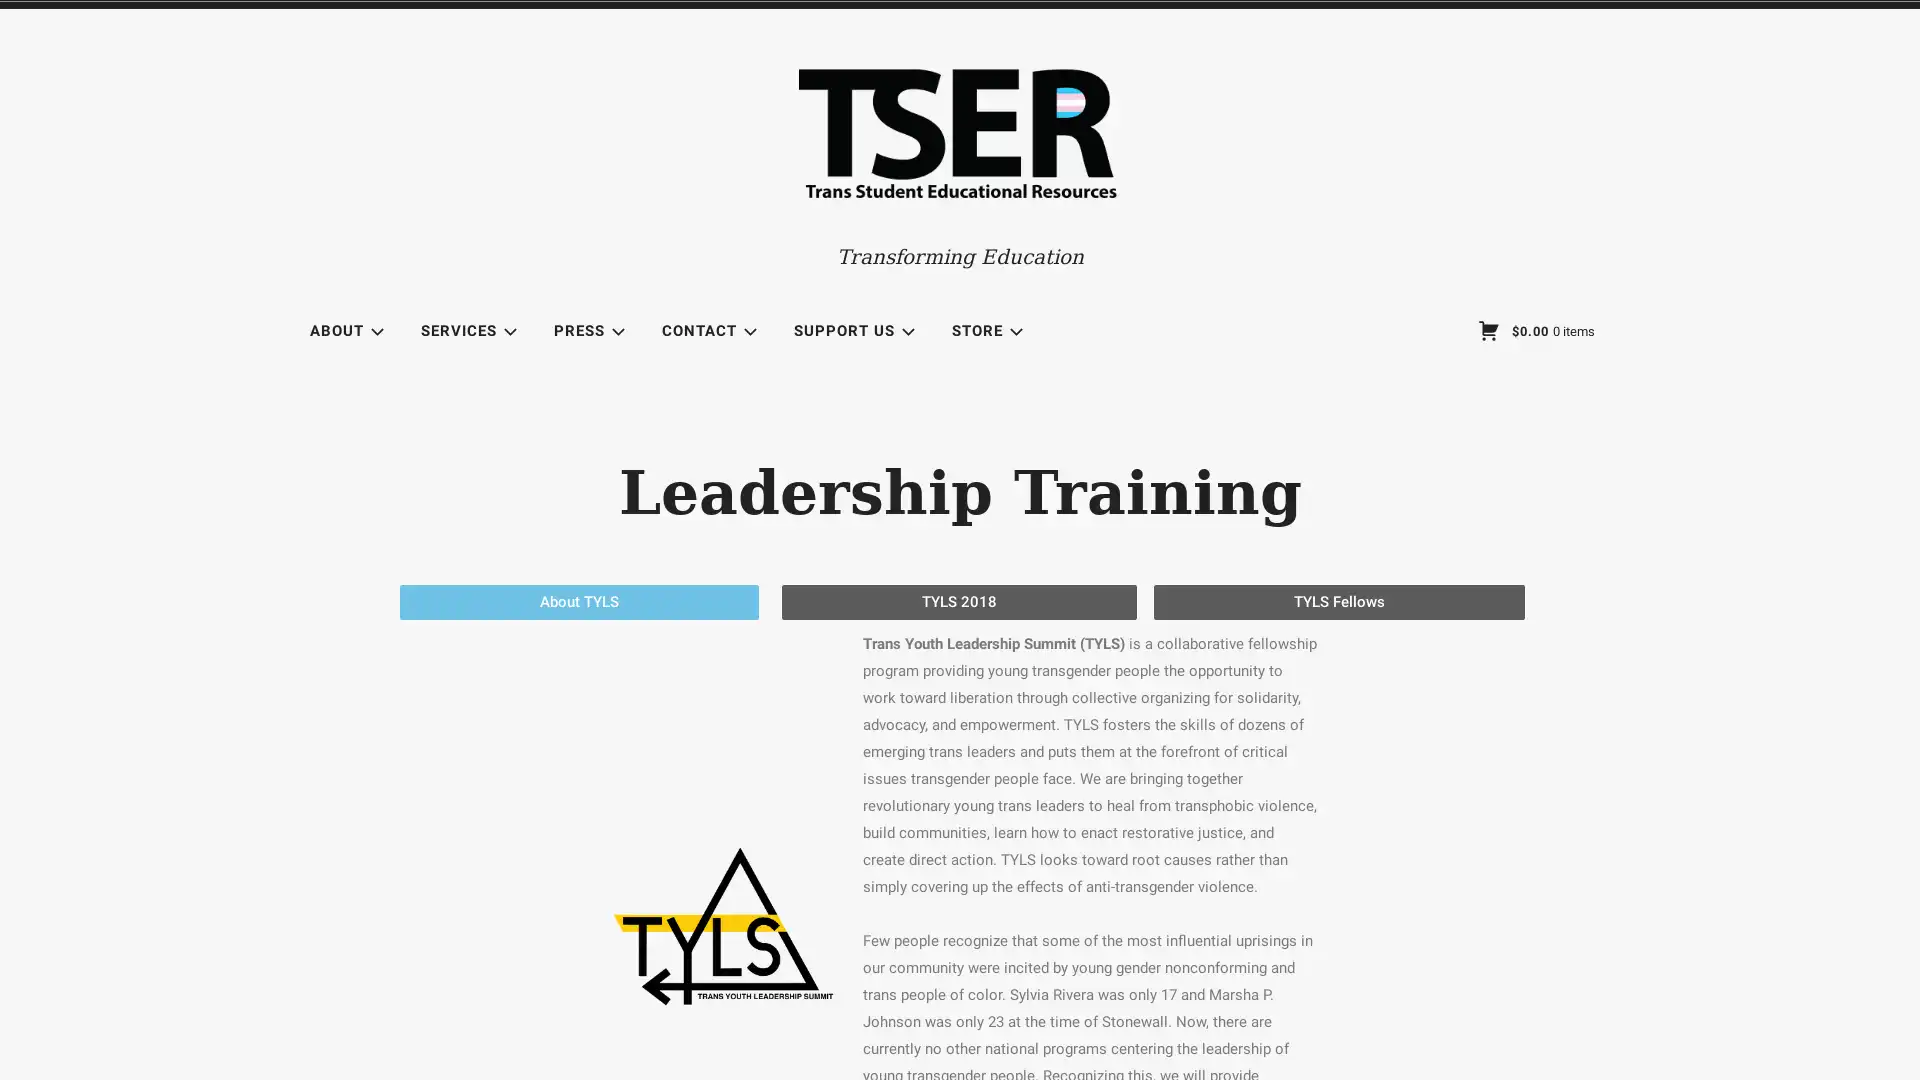 This screenshot has width=1920, height=1080. Describe the element at coordinates (1339, 601) in the screenshot. I see `TYLS Fellows` at that location.